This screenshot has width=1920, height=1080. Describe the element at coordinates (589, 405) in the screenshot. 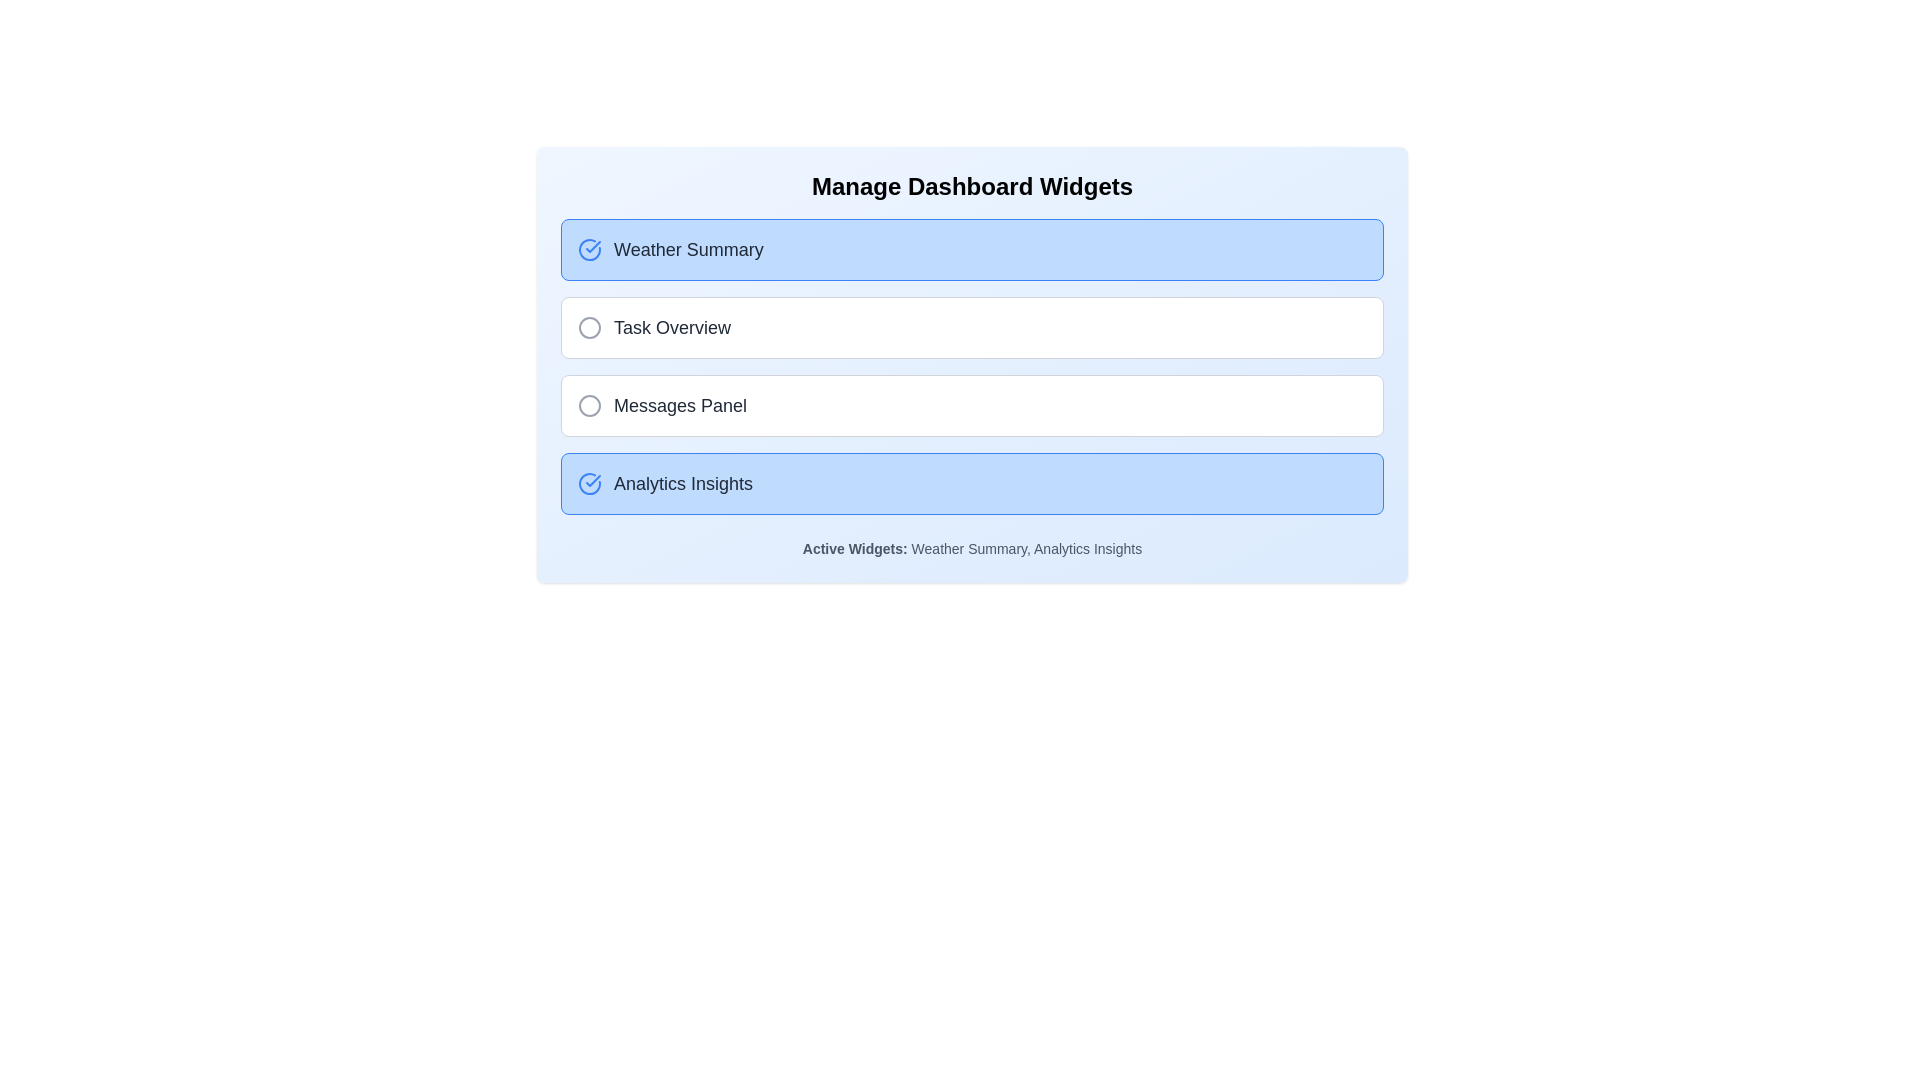

I see `the gray circular icon representing the 'Messages Panel' in the dashboard widgets` at that location.